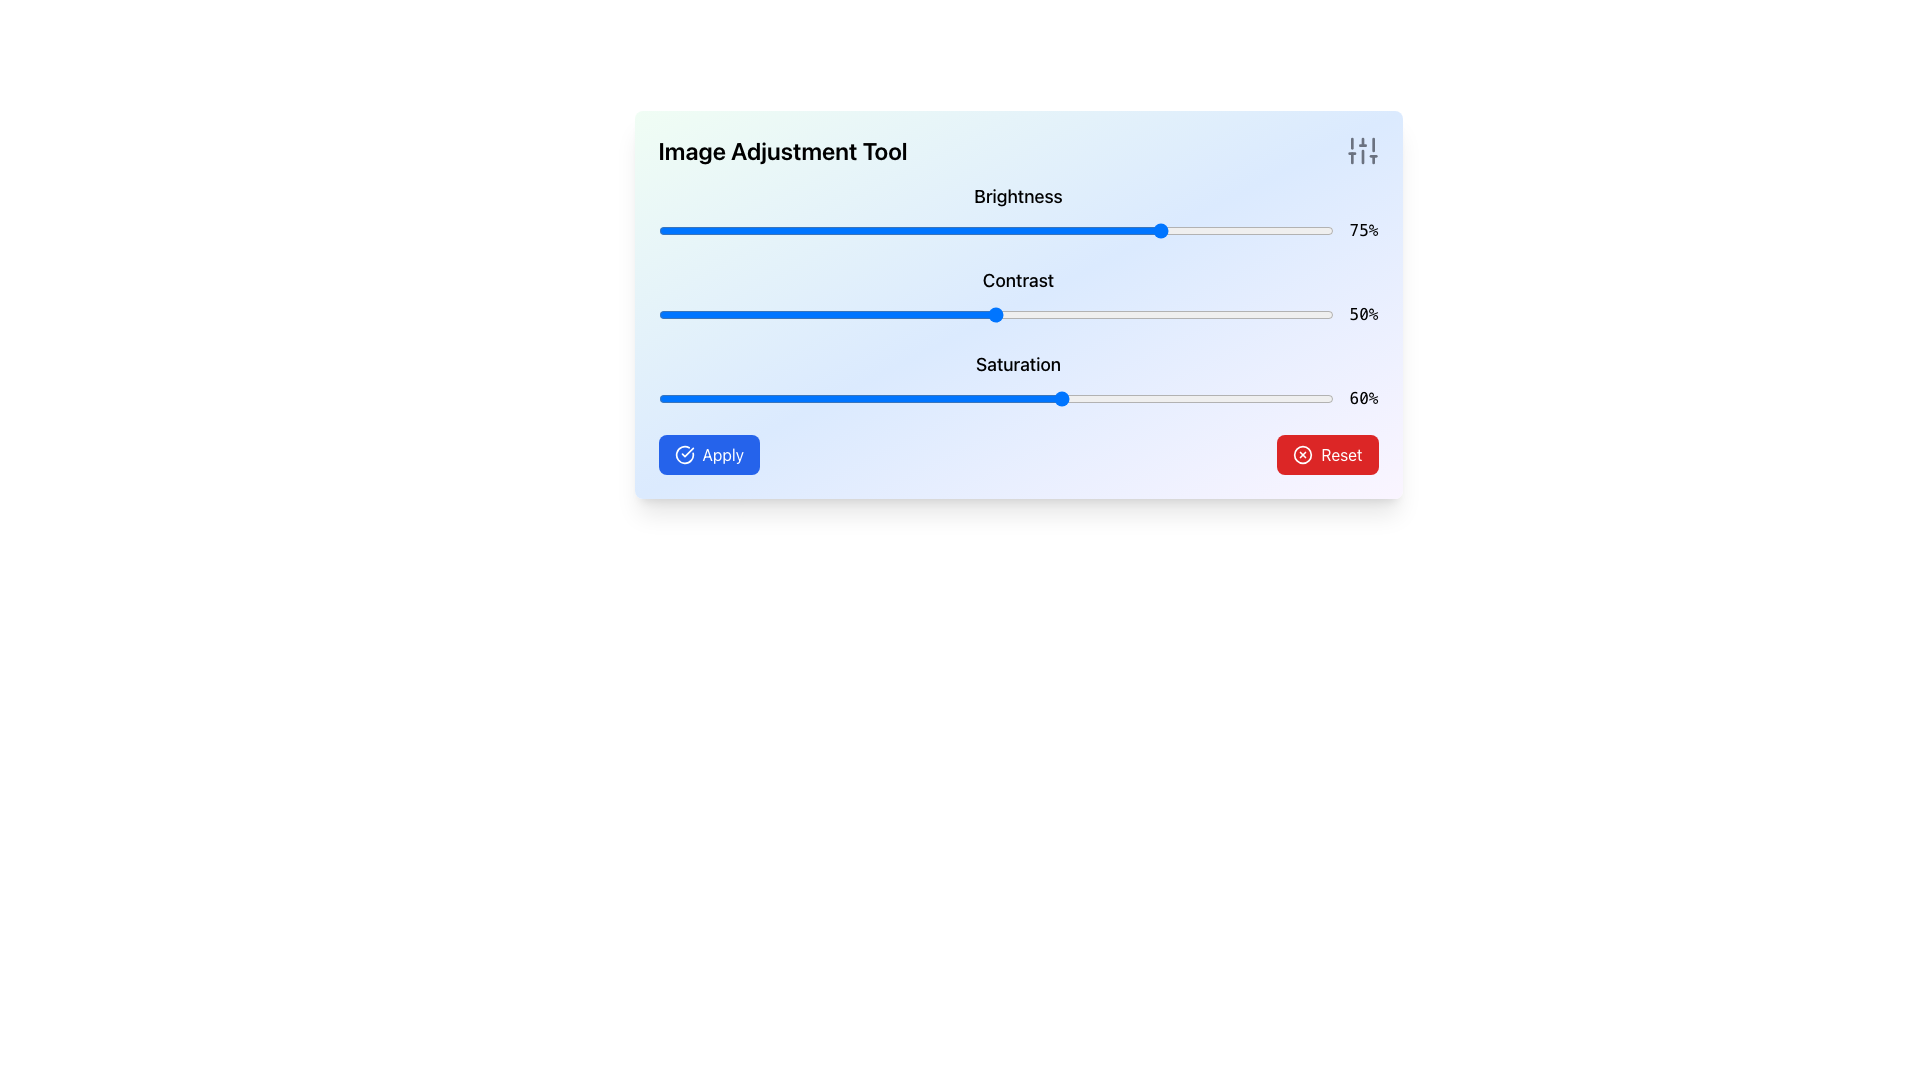 The image size is (1920, 1080). What do you see at coordinates (709, 455) in the screenshot?
I see `the blue 'Apply' button with white text and a checkmark icon to apply changes` at bounding box center [709, 455].